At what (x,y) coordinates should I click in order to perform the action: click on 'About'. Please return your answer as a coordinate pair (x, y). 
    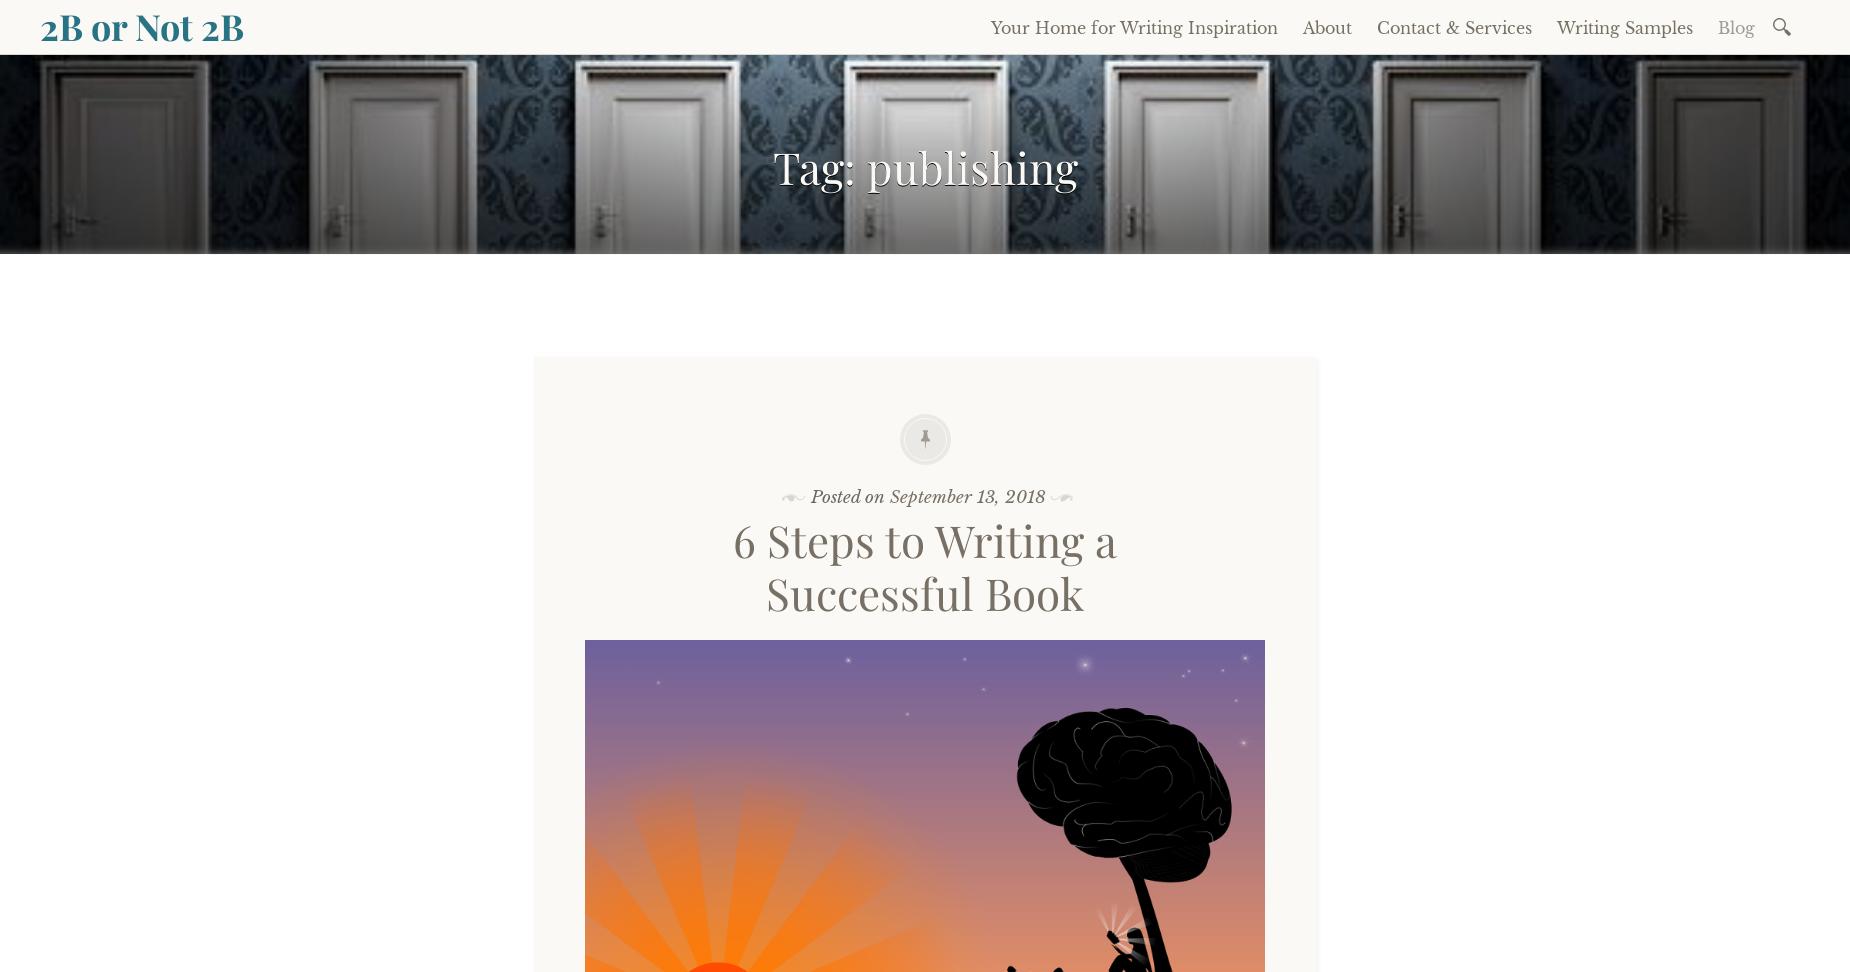
    Looking at the image, I should click on (1326, 27).